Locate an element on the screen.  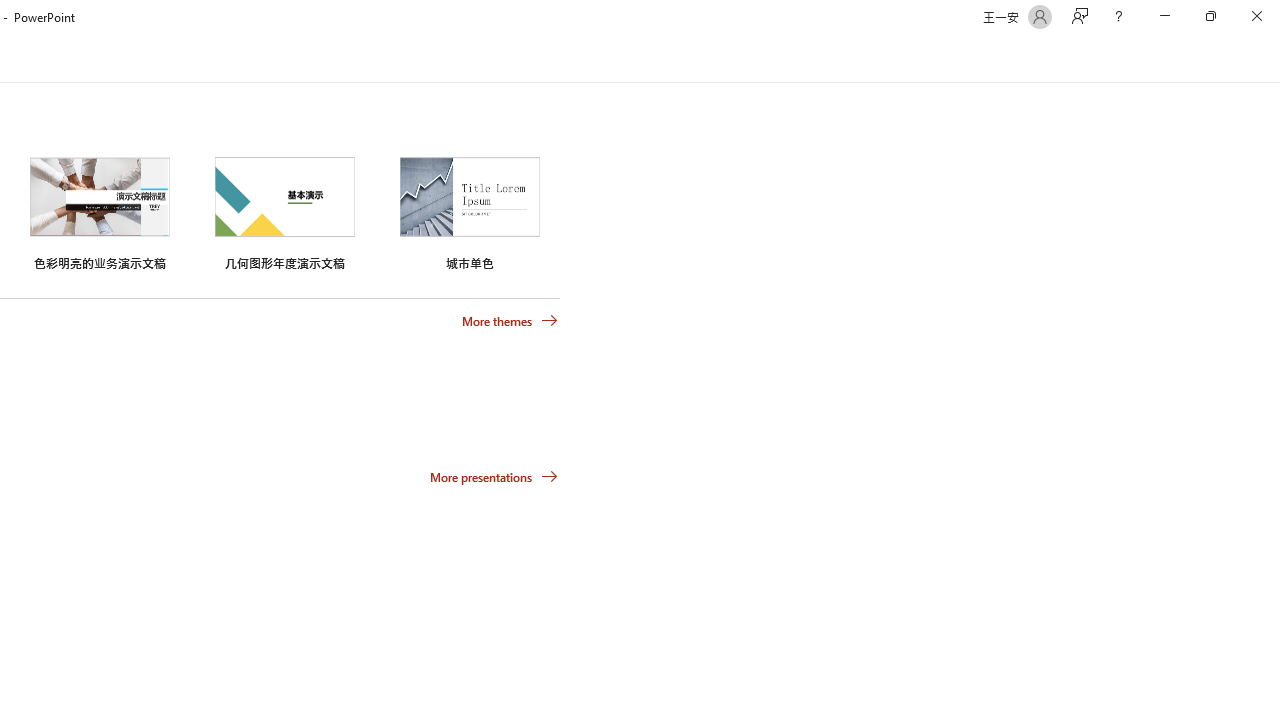
'More themes' is located at coordinates (510, 320).